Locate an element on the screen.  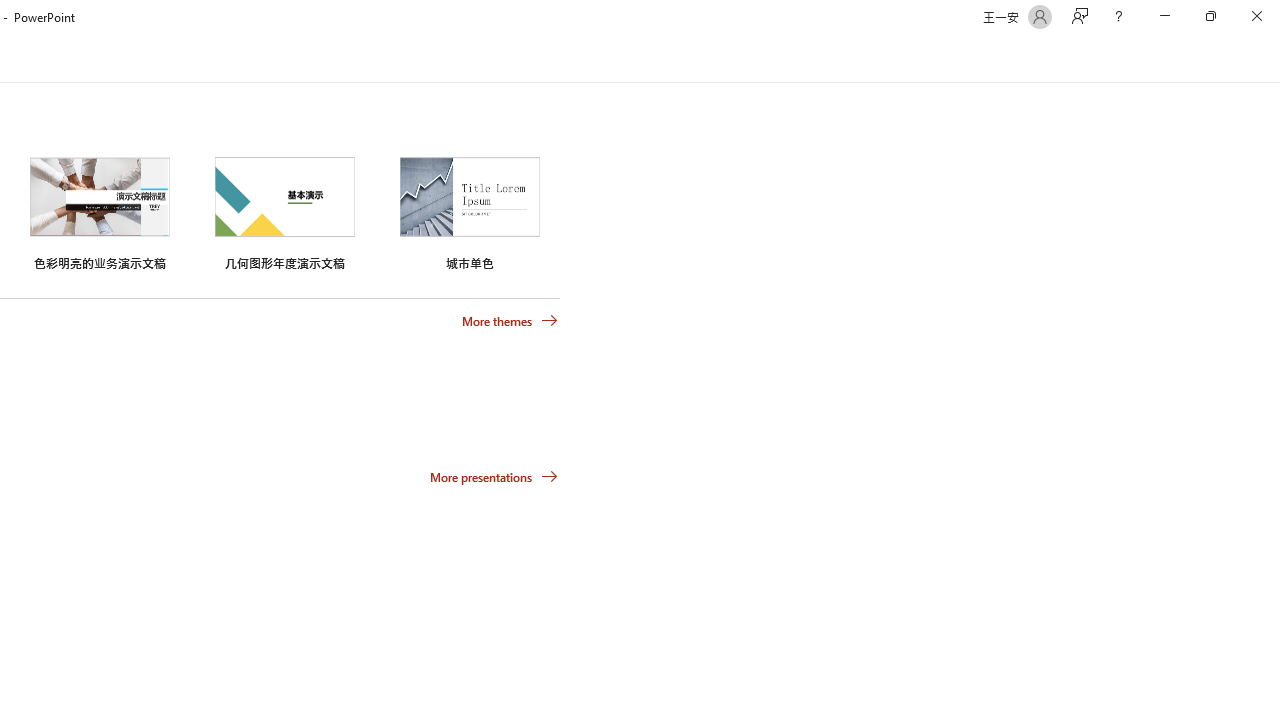
'More themes' is located at coordinates (510, 320).